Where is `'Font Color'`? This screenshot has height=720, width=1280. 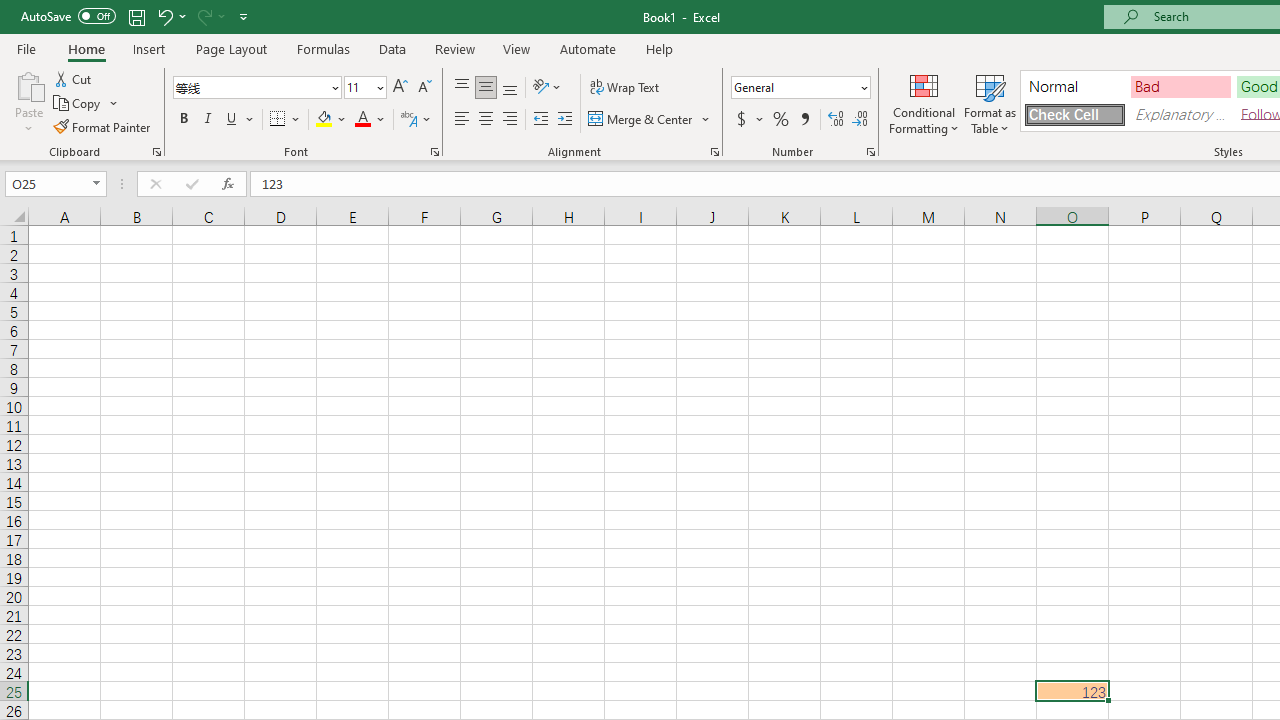
'Font Color' is located at coordinates (370, 119).